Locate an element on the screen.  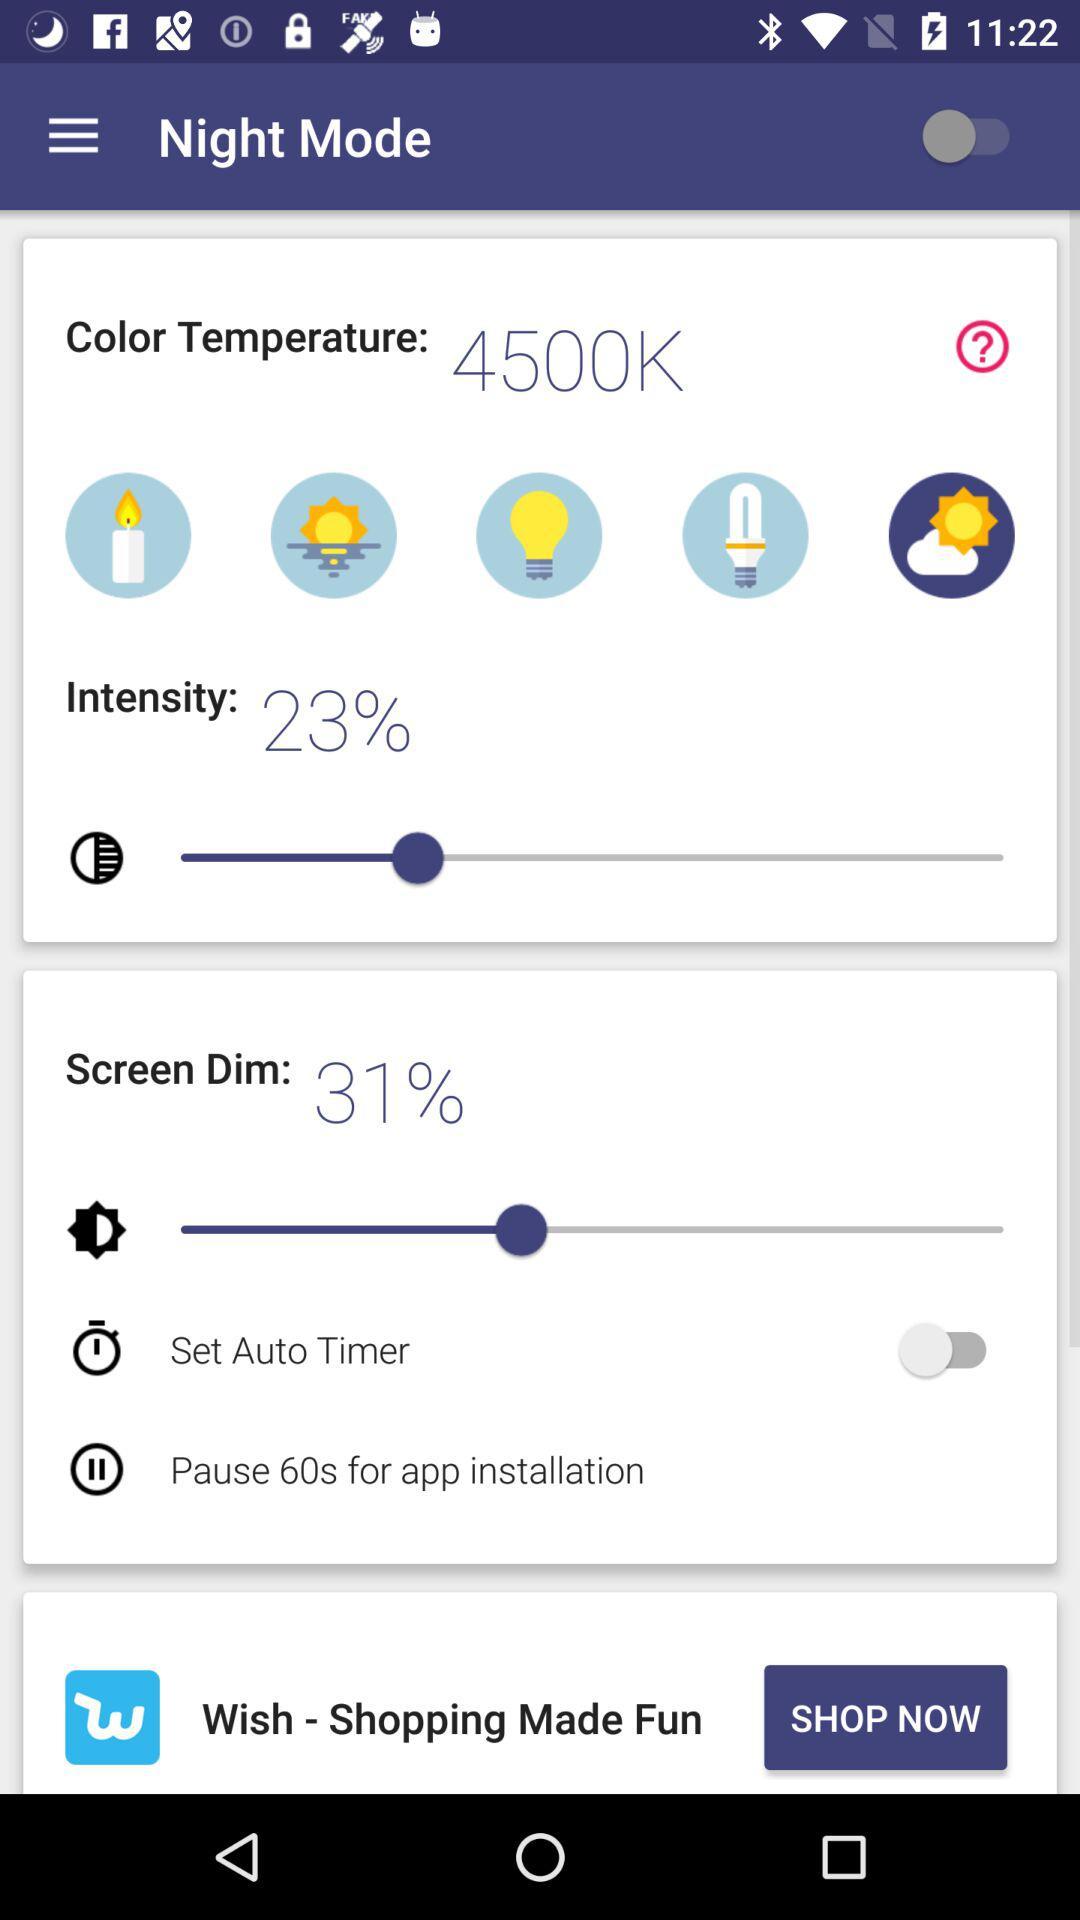
set auto timer is located at coordinates (951, 1349).